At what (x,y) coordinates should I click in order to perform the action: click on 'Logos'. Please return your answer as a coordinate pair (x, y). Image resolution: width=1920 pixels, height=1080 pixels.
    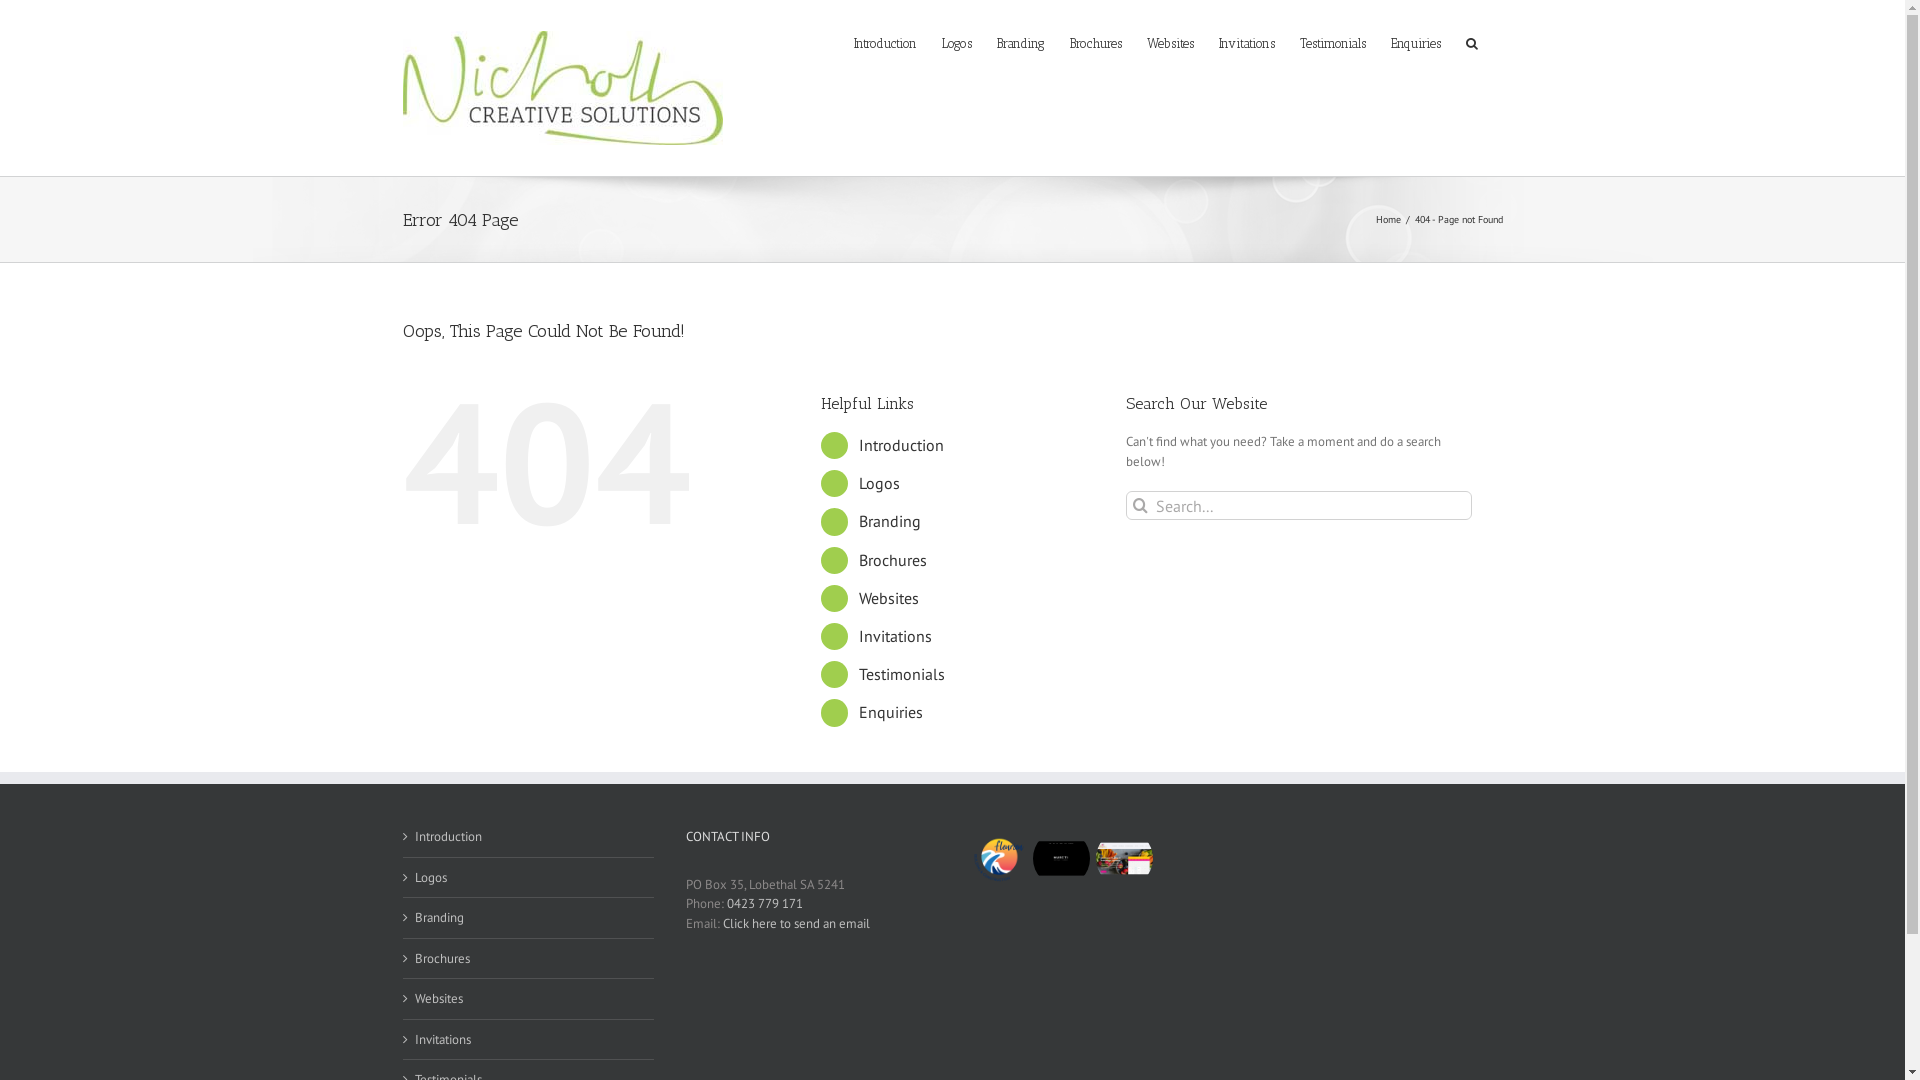
    Looking at the image, I should click on (879, 482).